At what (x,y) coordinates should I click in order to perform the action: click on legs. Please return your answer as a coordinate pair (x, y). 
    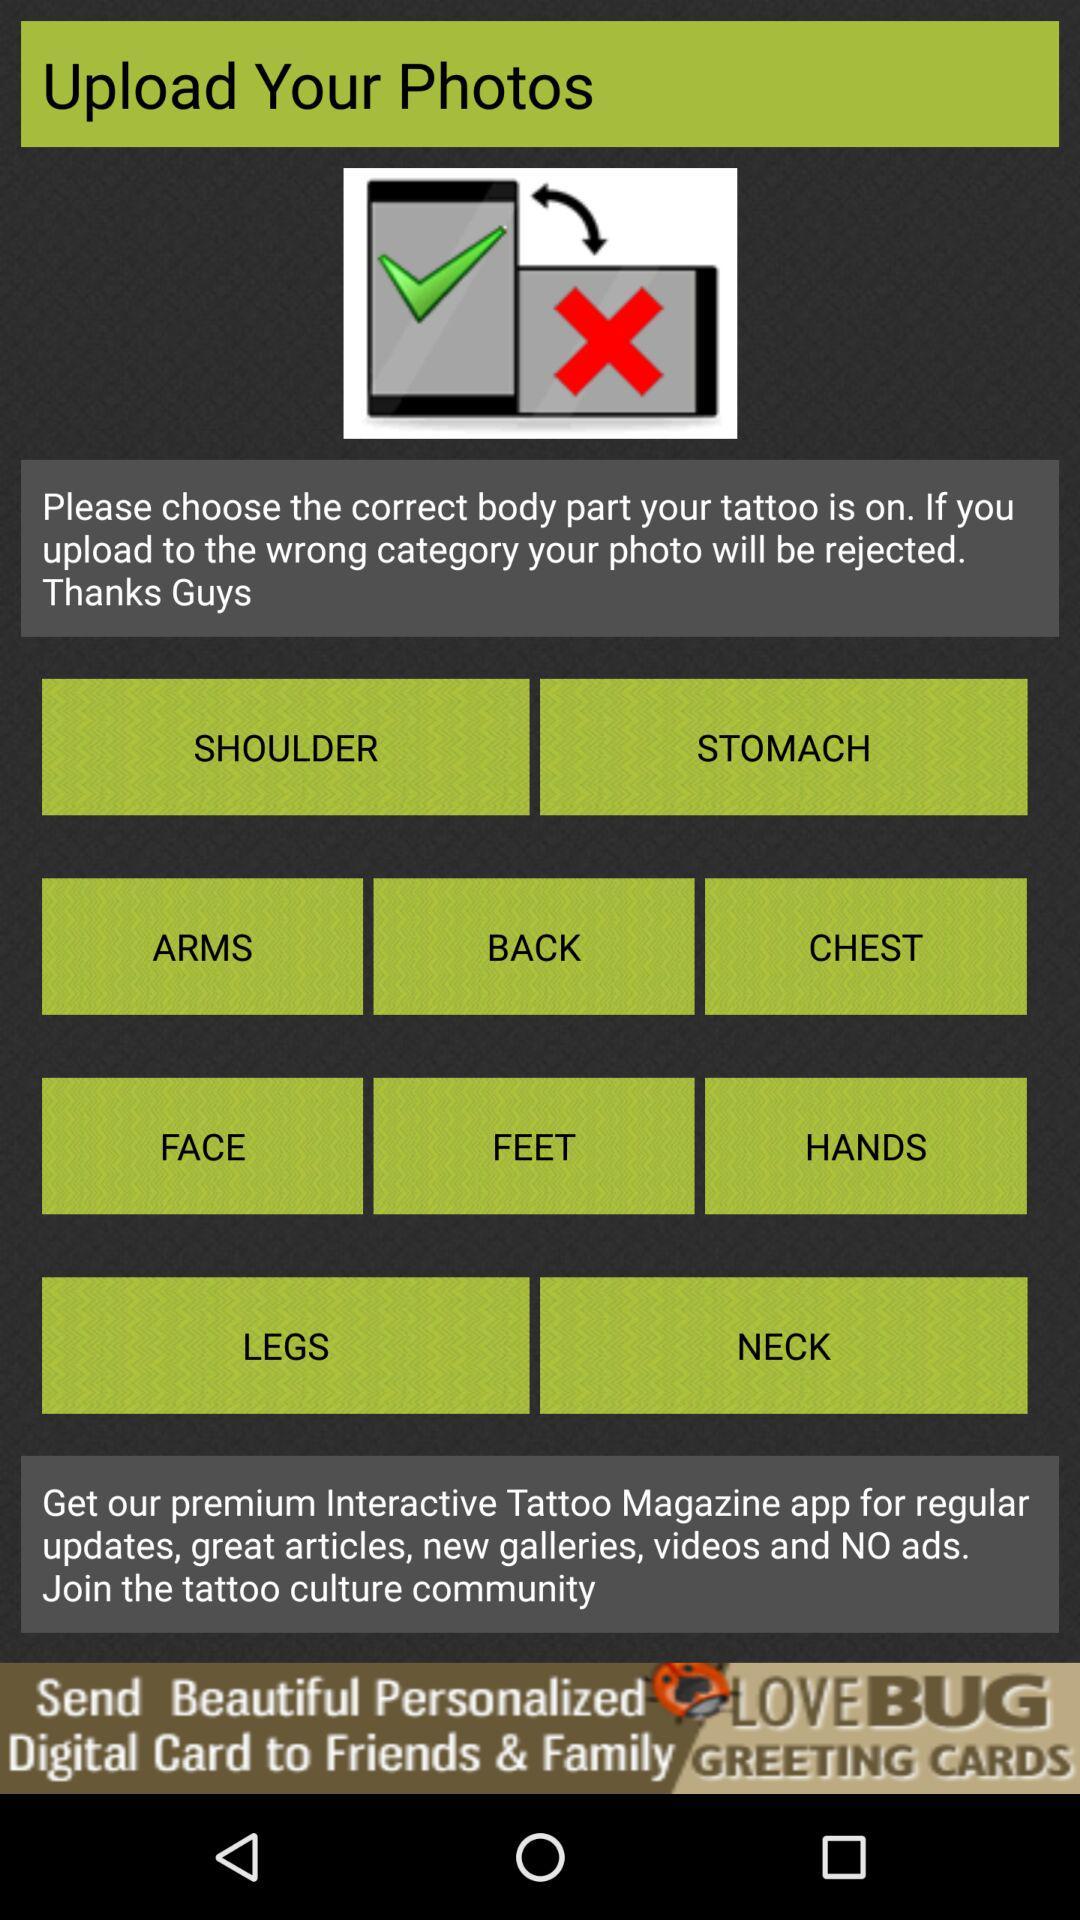
    Looking at the image, I should click on (285, 1345).